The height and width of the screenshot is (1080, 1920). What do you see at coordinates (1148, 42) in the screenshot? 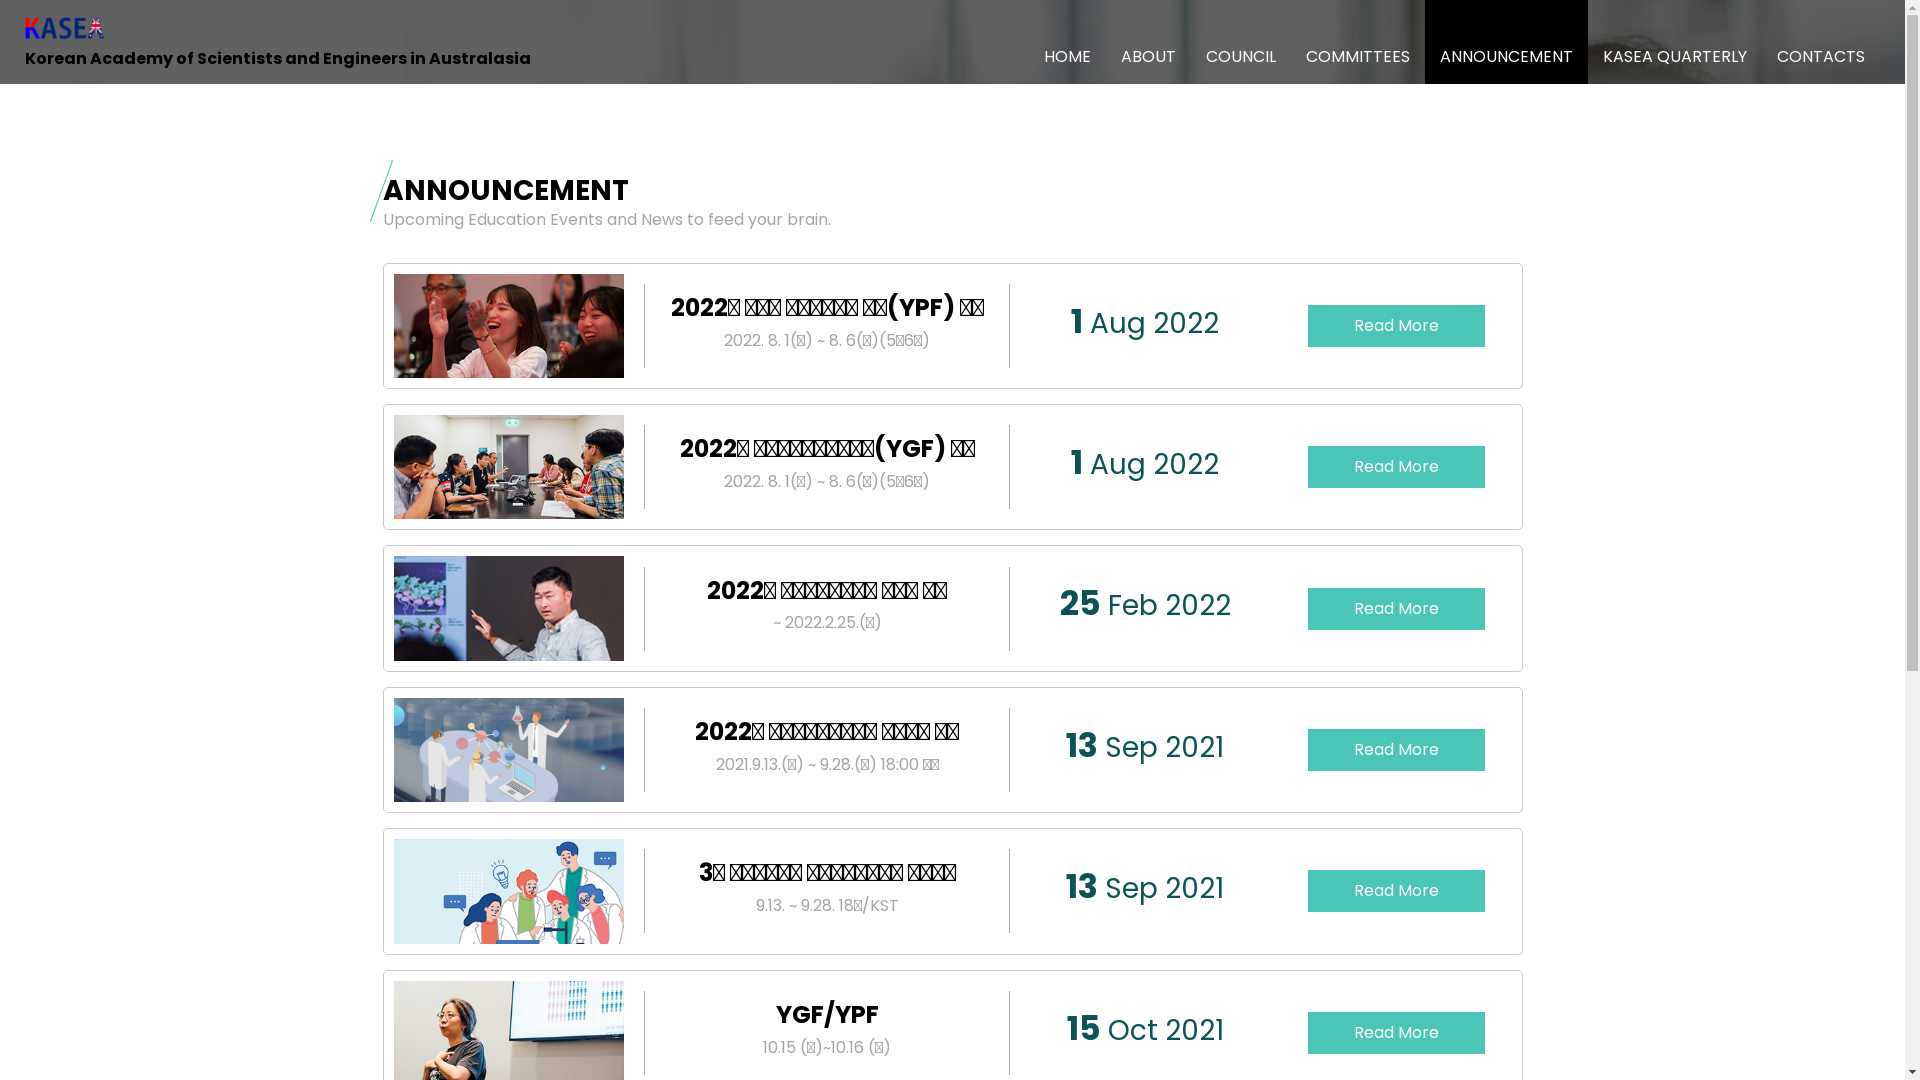
I see `'ABOUT'` at bounding box center [1148, 42].